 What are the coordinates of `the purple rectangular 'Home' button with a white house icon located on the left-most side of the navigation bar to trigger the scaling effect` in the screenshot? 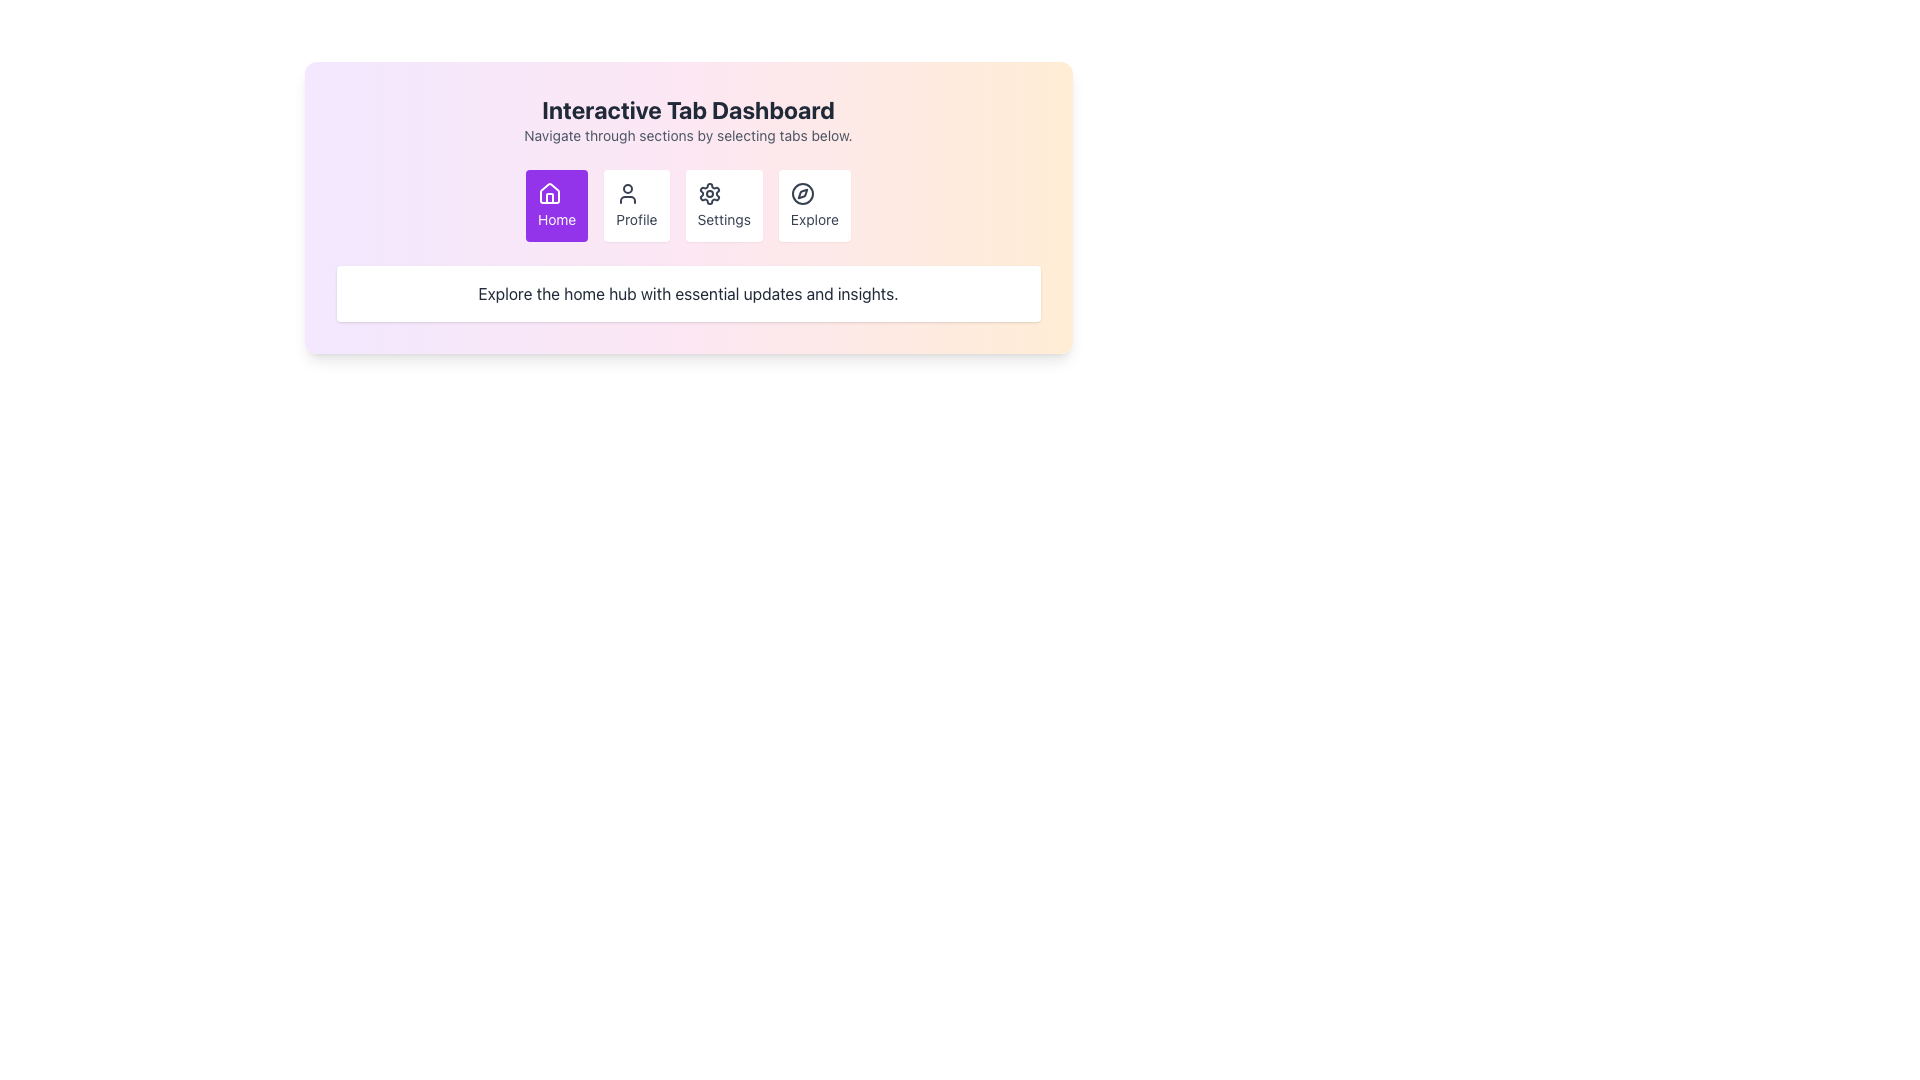 It's located at (557, 205).